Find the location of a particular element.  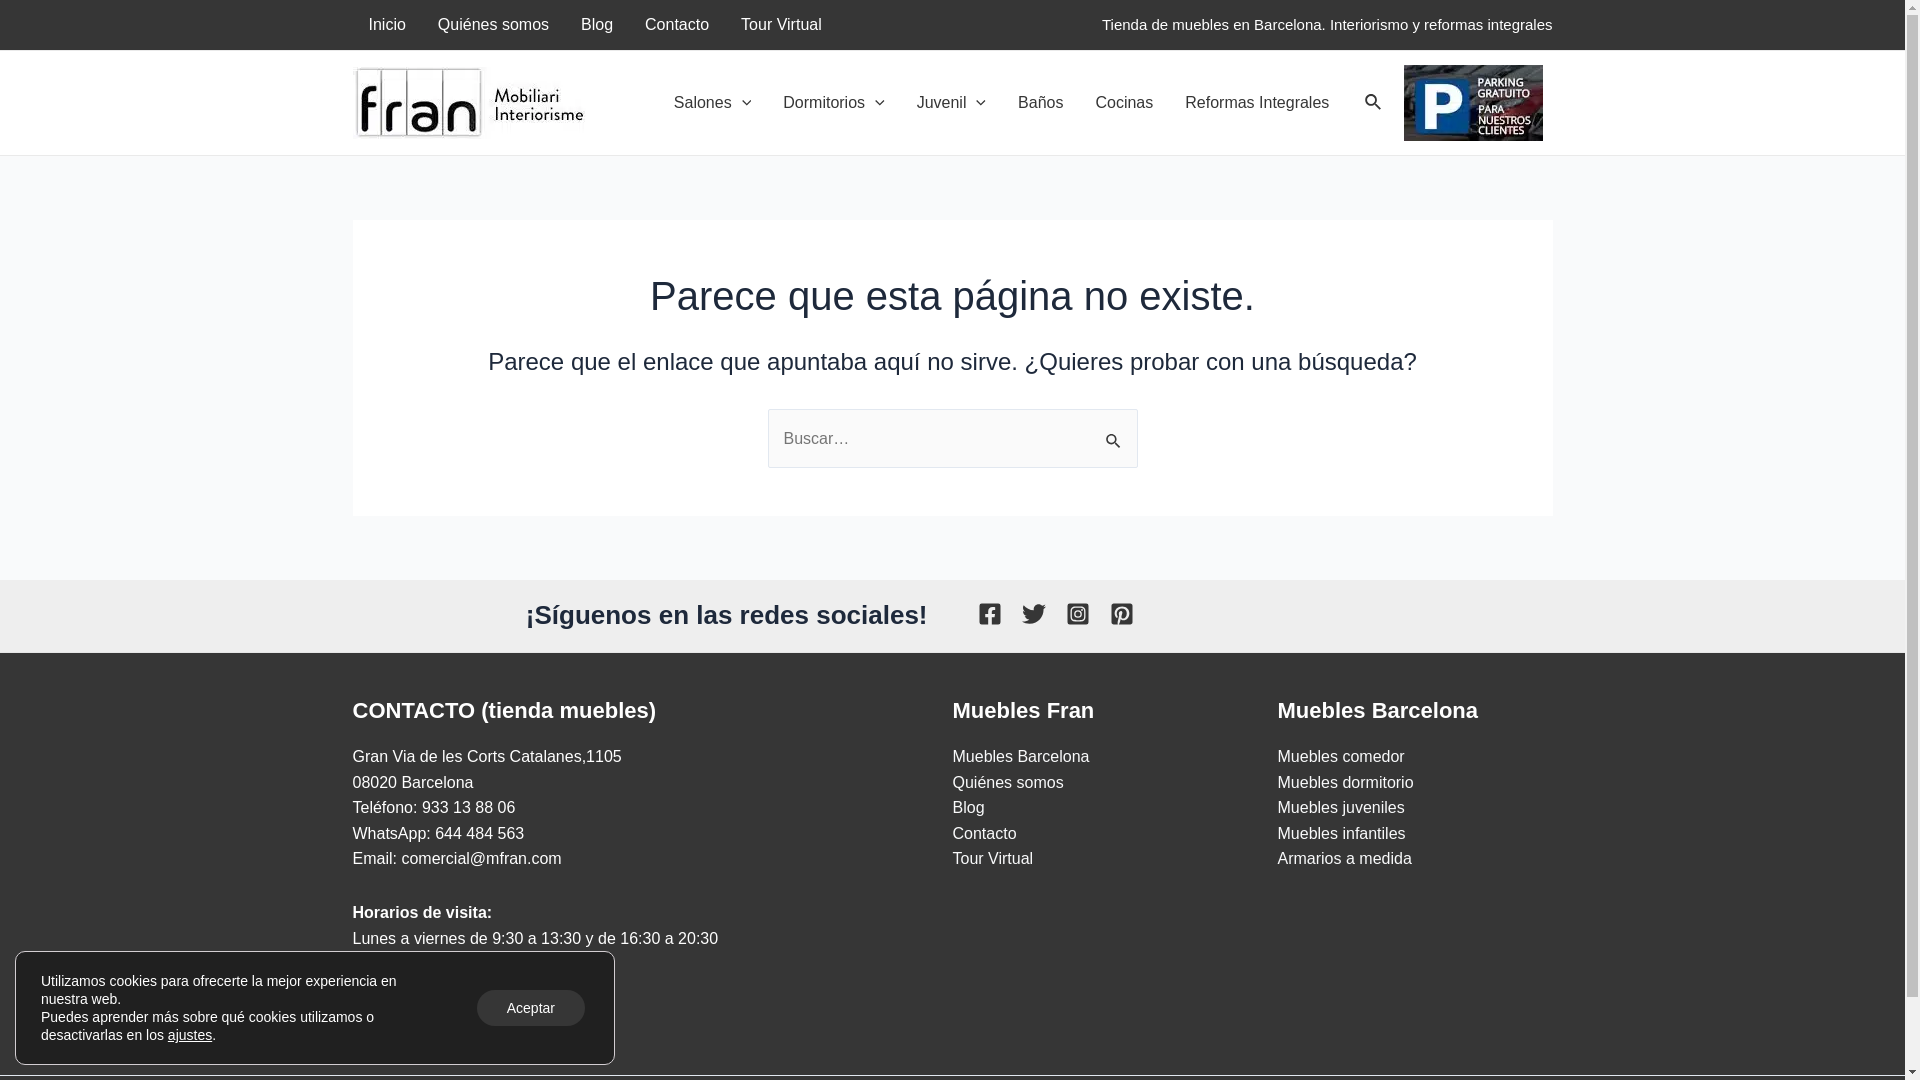

'Muebles infantiles' is located at coordinates (1342, 833).